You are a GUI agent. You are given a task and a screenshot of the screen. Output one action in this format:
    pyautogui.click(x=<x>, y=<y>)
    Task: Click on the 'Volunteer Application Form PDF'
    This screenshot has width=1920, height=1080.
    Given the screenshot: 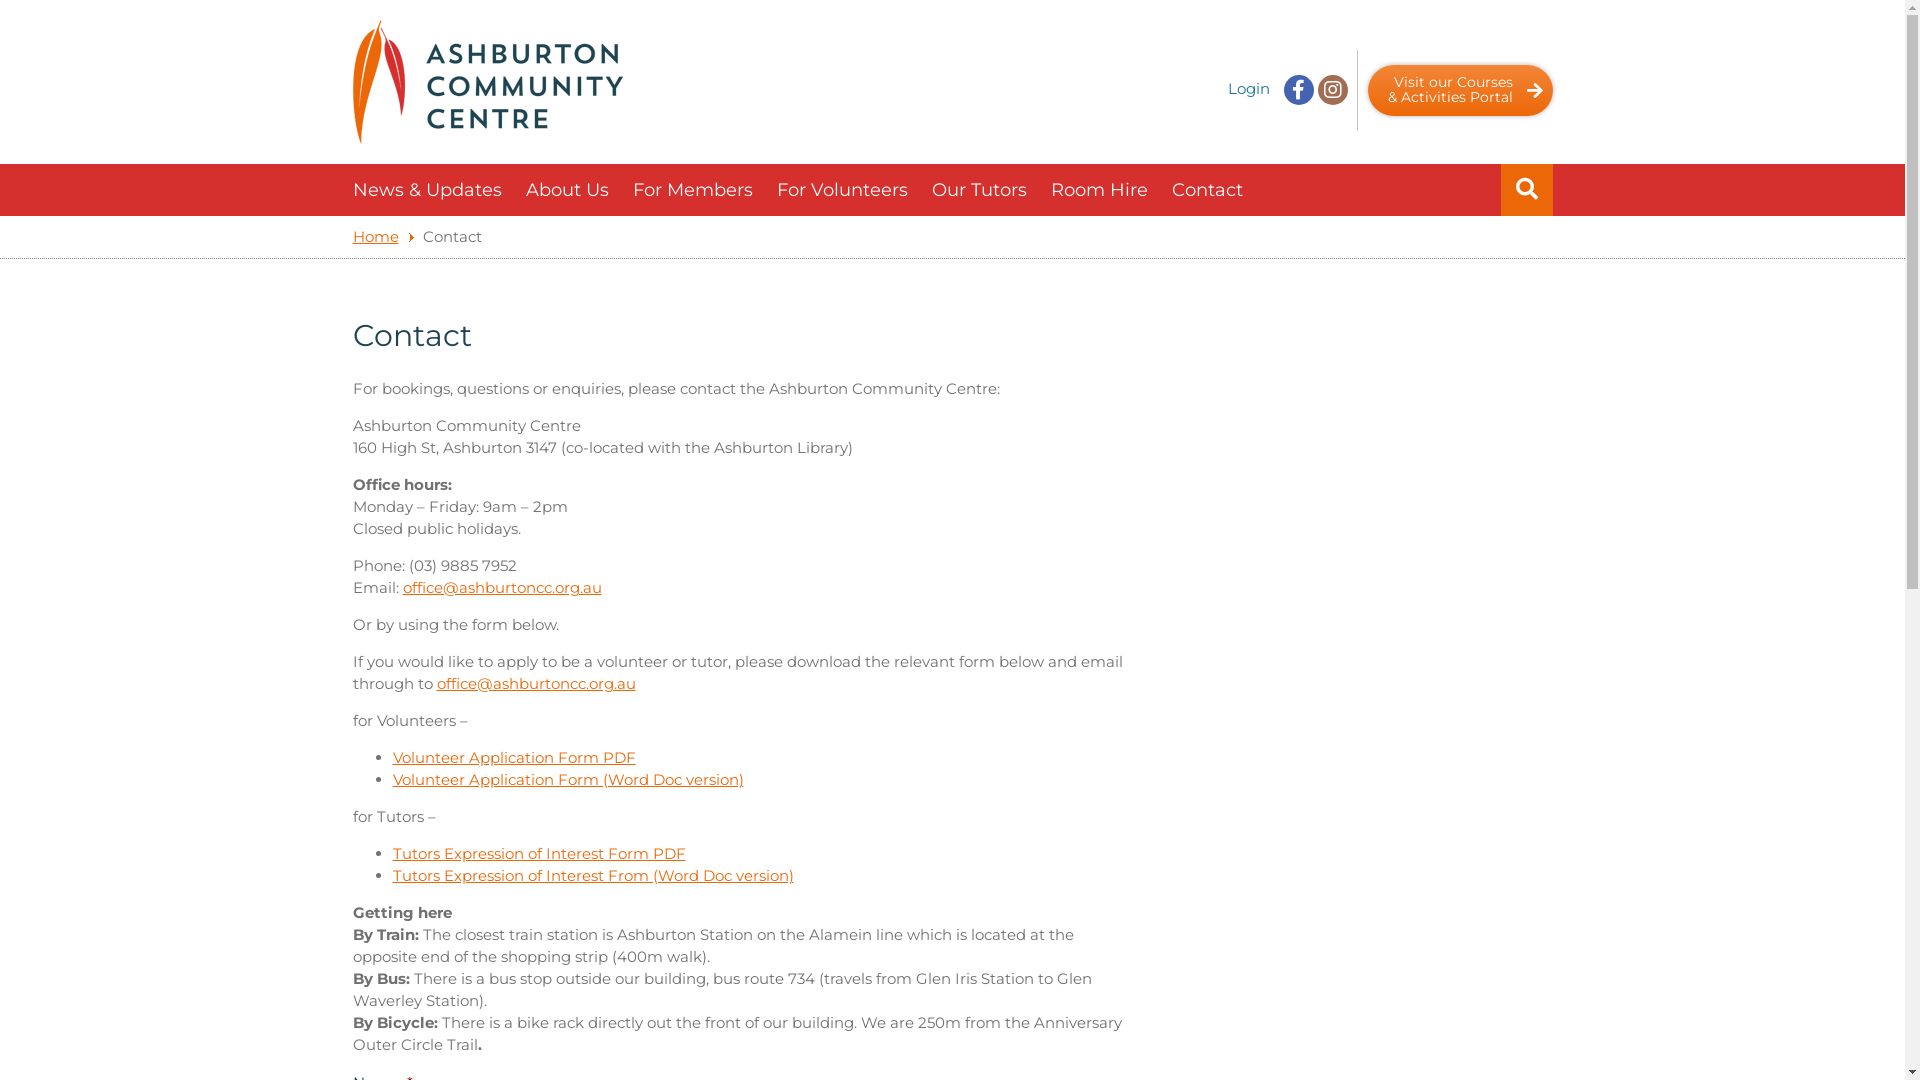 What is the action you would take?
    pyautogui.click(x=513, y=757)
    